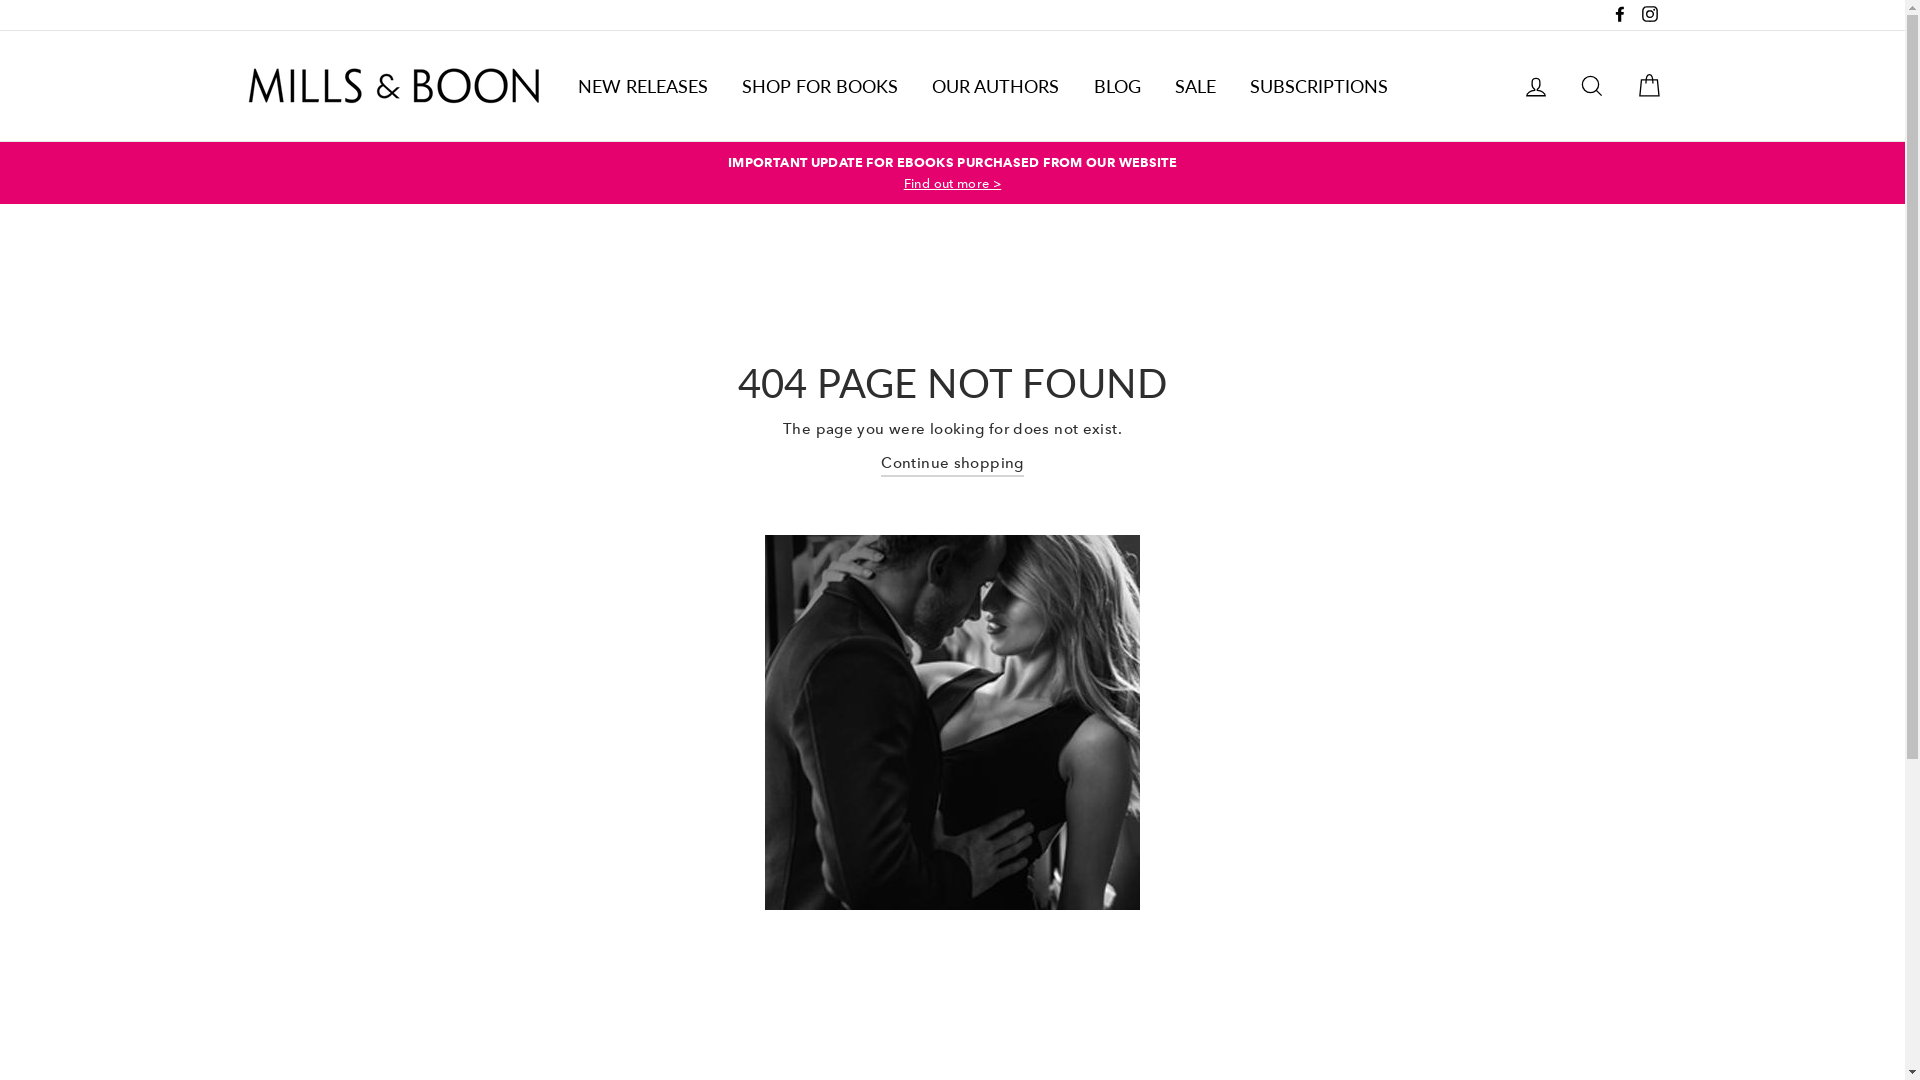 This screenshot has width=1920, height=1080. Describe the element at coordinates (1591, 85) in the screenshot. I see `'SEARCH'` at that location.